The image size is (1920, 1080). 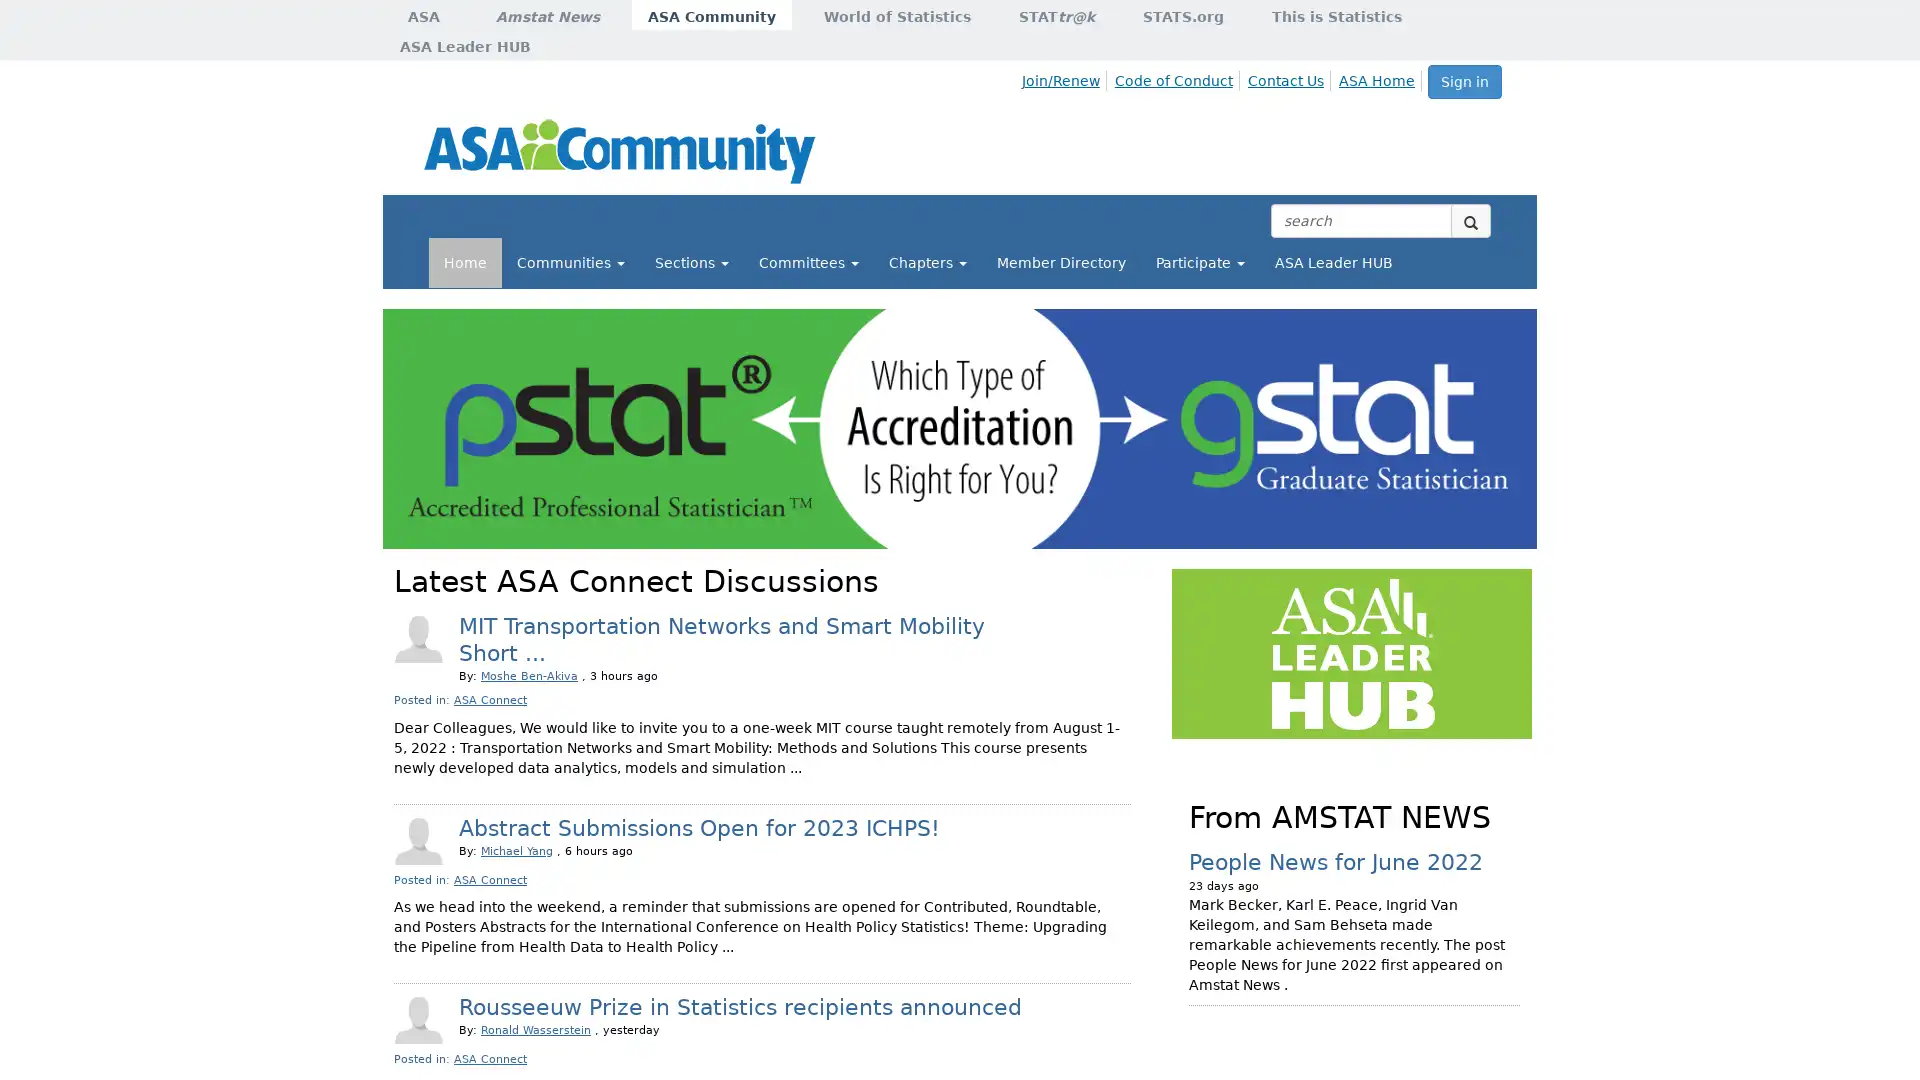 What do you see at coordinates (1470, 220) in the screenshot?
I see `search` at bounding box center [1470, 220].